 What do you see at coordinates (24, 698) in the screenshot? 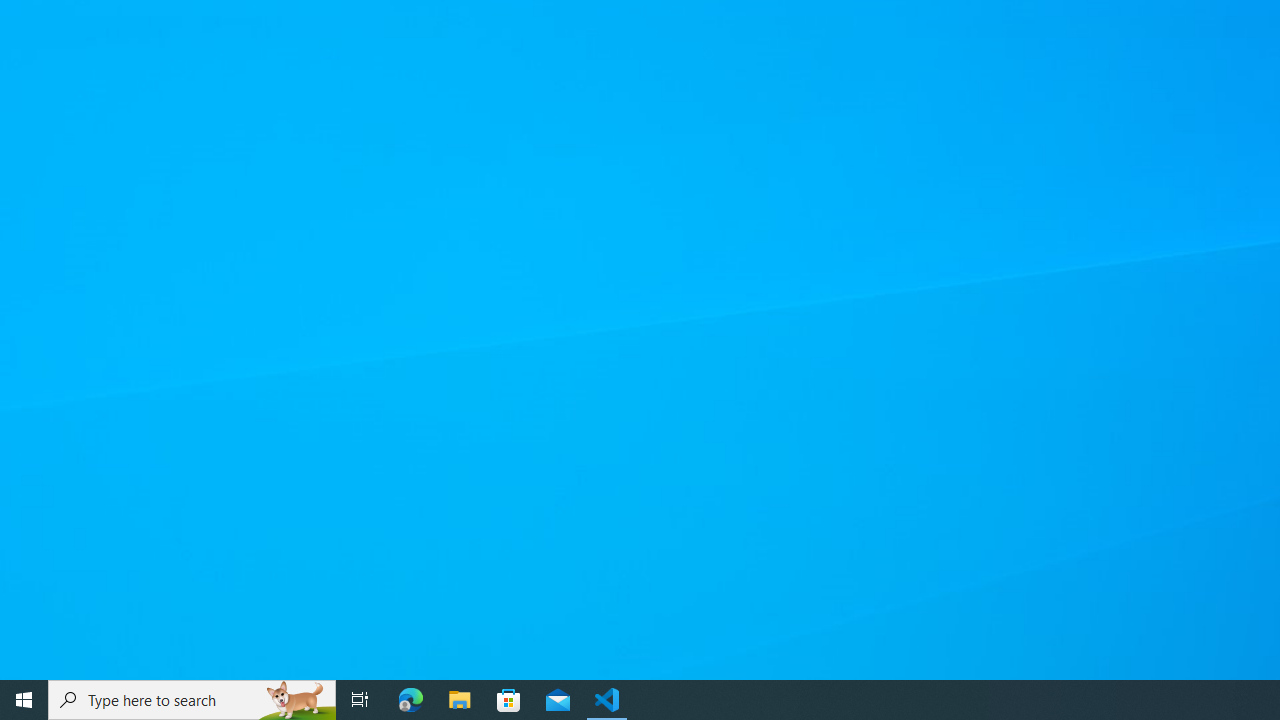
I see `'Start'` at bounding box center [24, 698].